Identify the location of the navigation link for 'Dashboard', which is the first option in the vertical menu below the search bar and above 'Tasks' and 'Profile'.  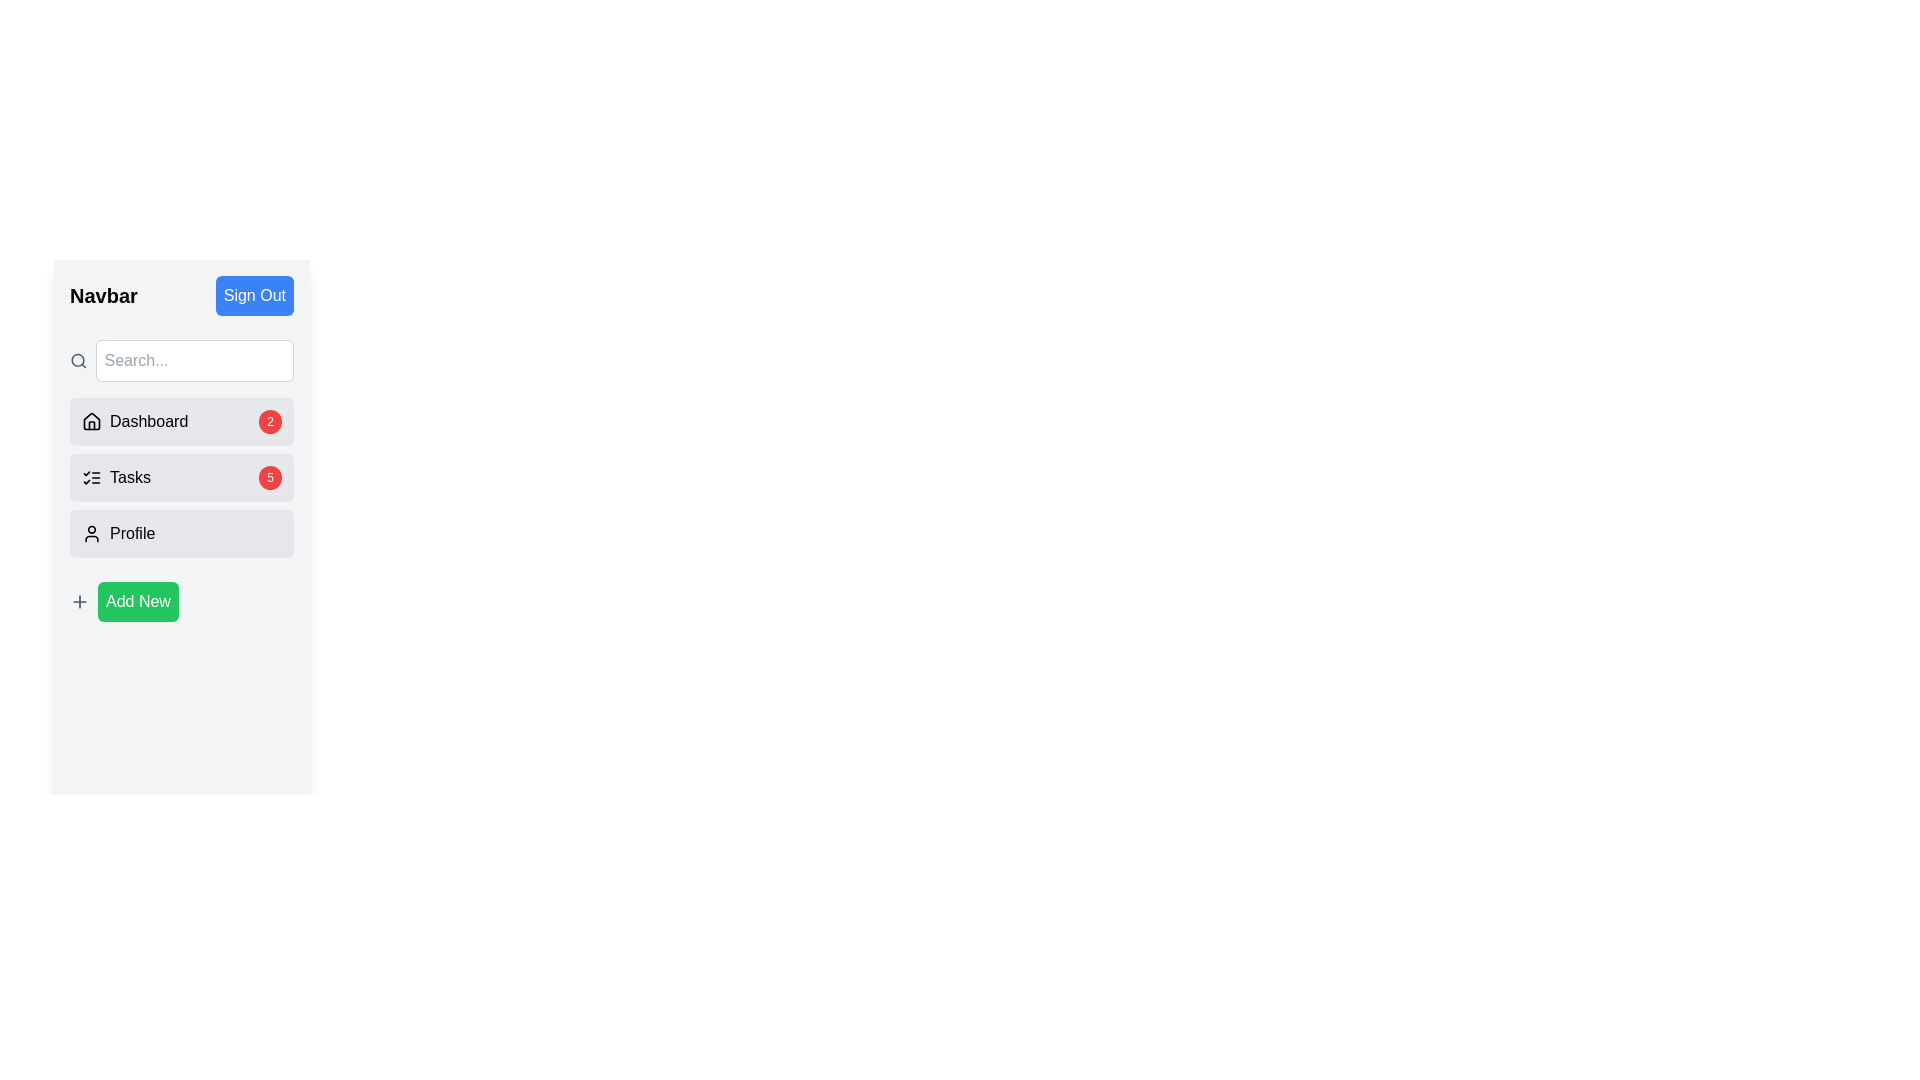
(134, 420).